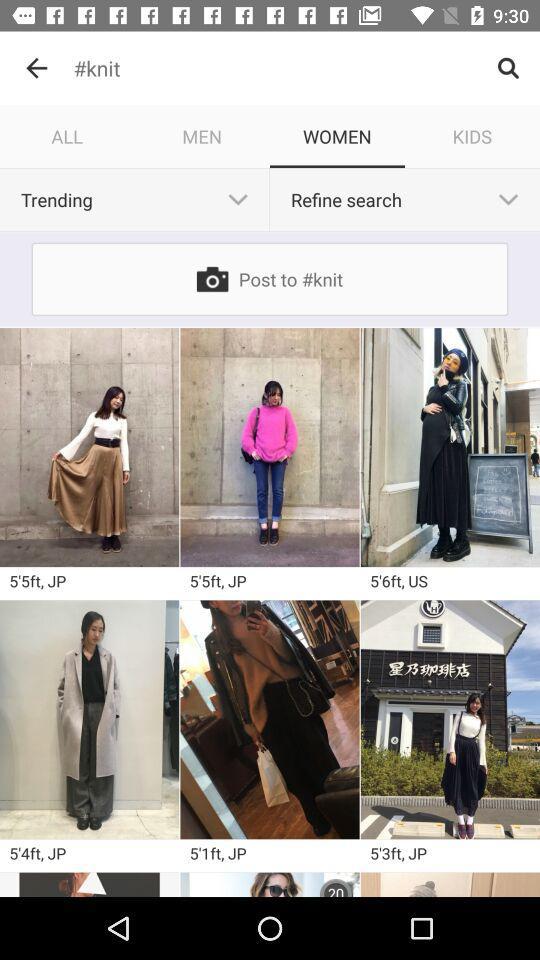 This screenshot has height=960, width=540. What do you see at coordinates (270, 719) in the screenshot?
I see `share the article` at bounding box center [270, 719].